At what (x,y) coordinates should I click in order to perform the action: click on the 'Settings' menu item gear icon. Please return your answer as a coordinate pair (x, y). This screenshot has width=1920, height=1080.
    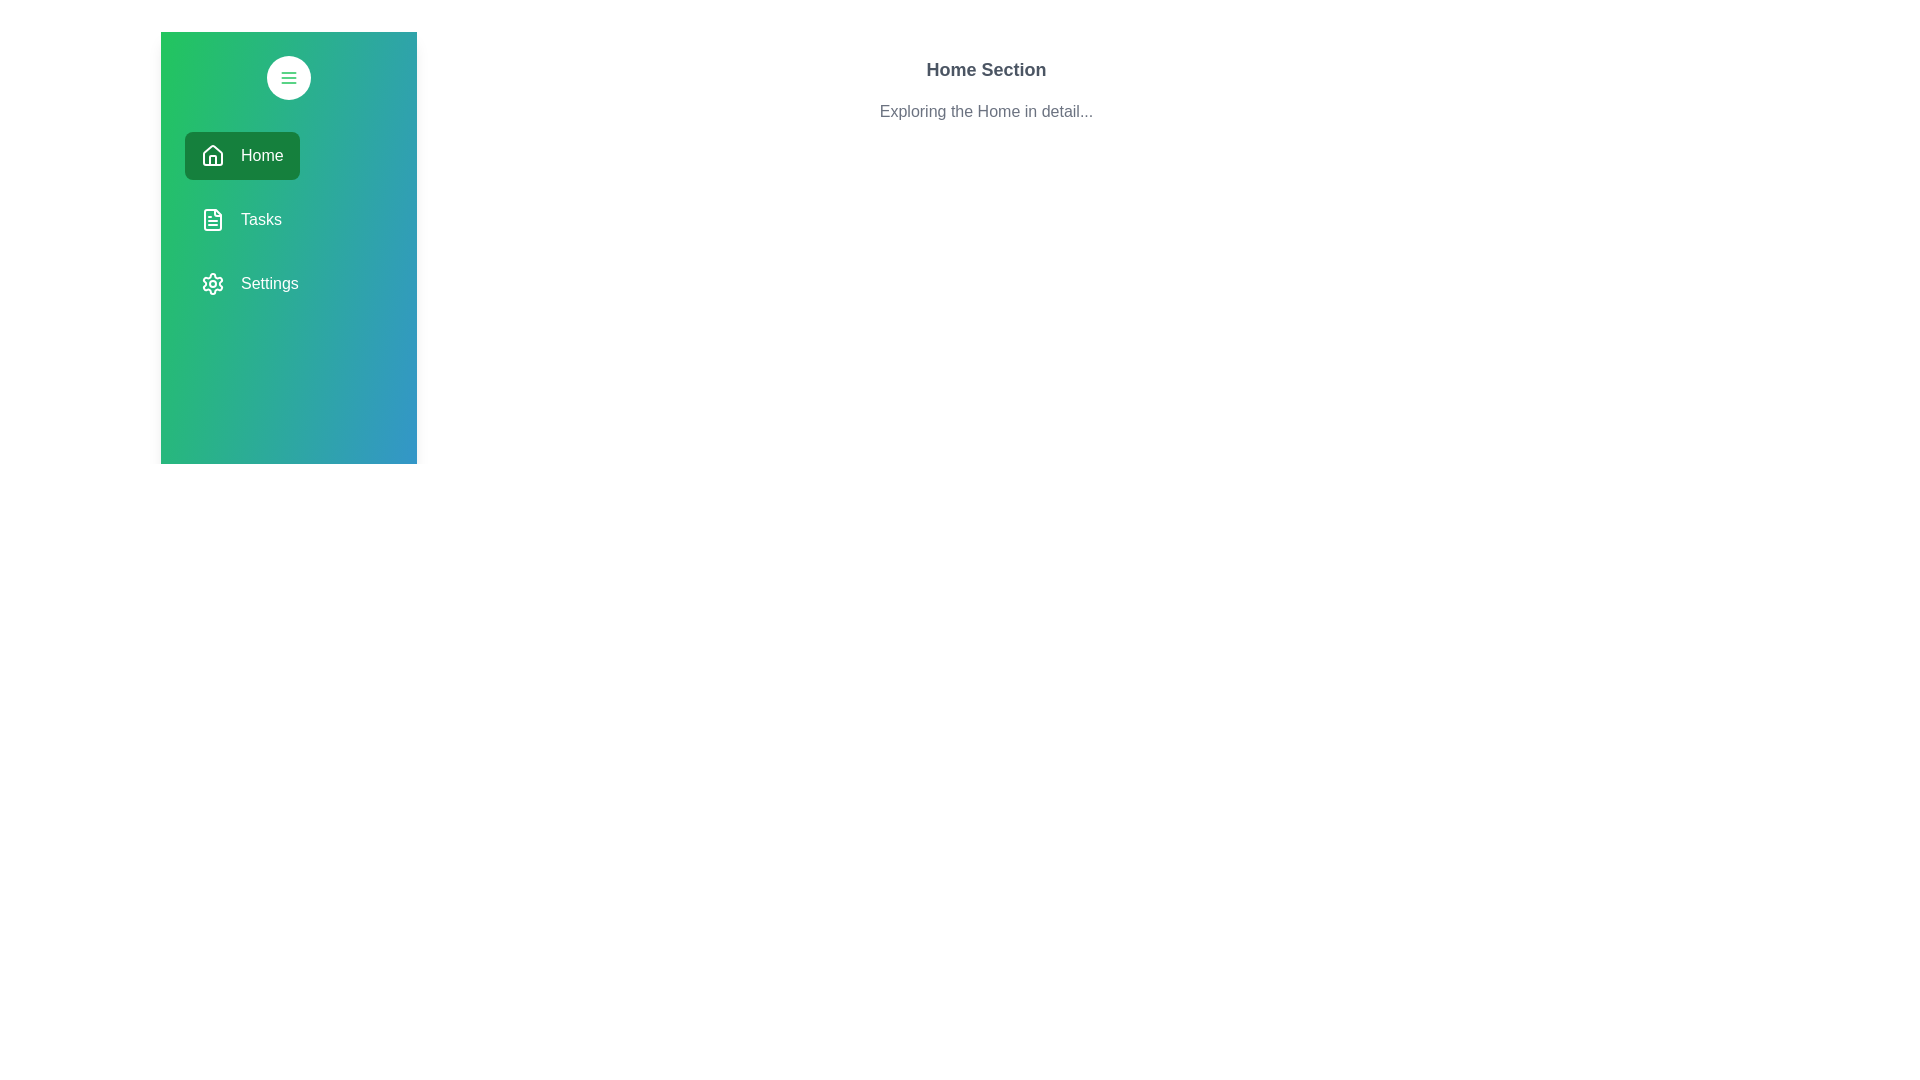
    Looking at the image, I should click on (212, 284).